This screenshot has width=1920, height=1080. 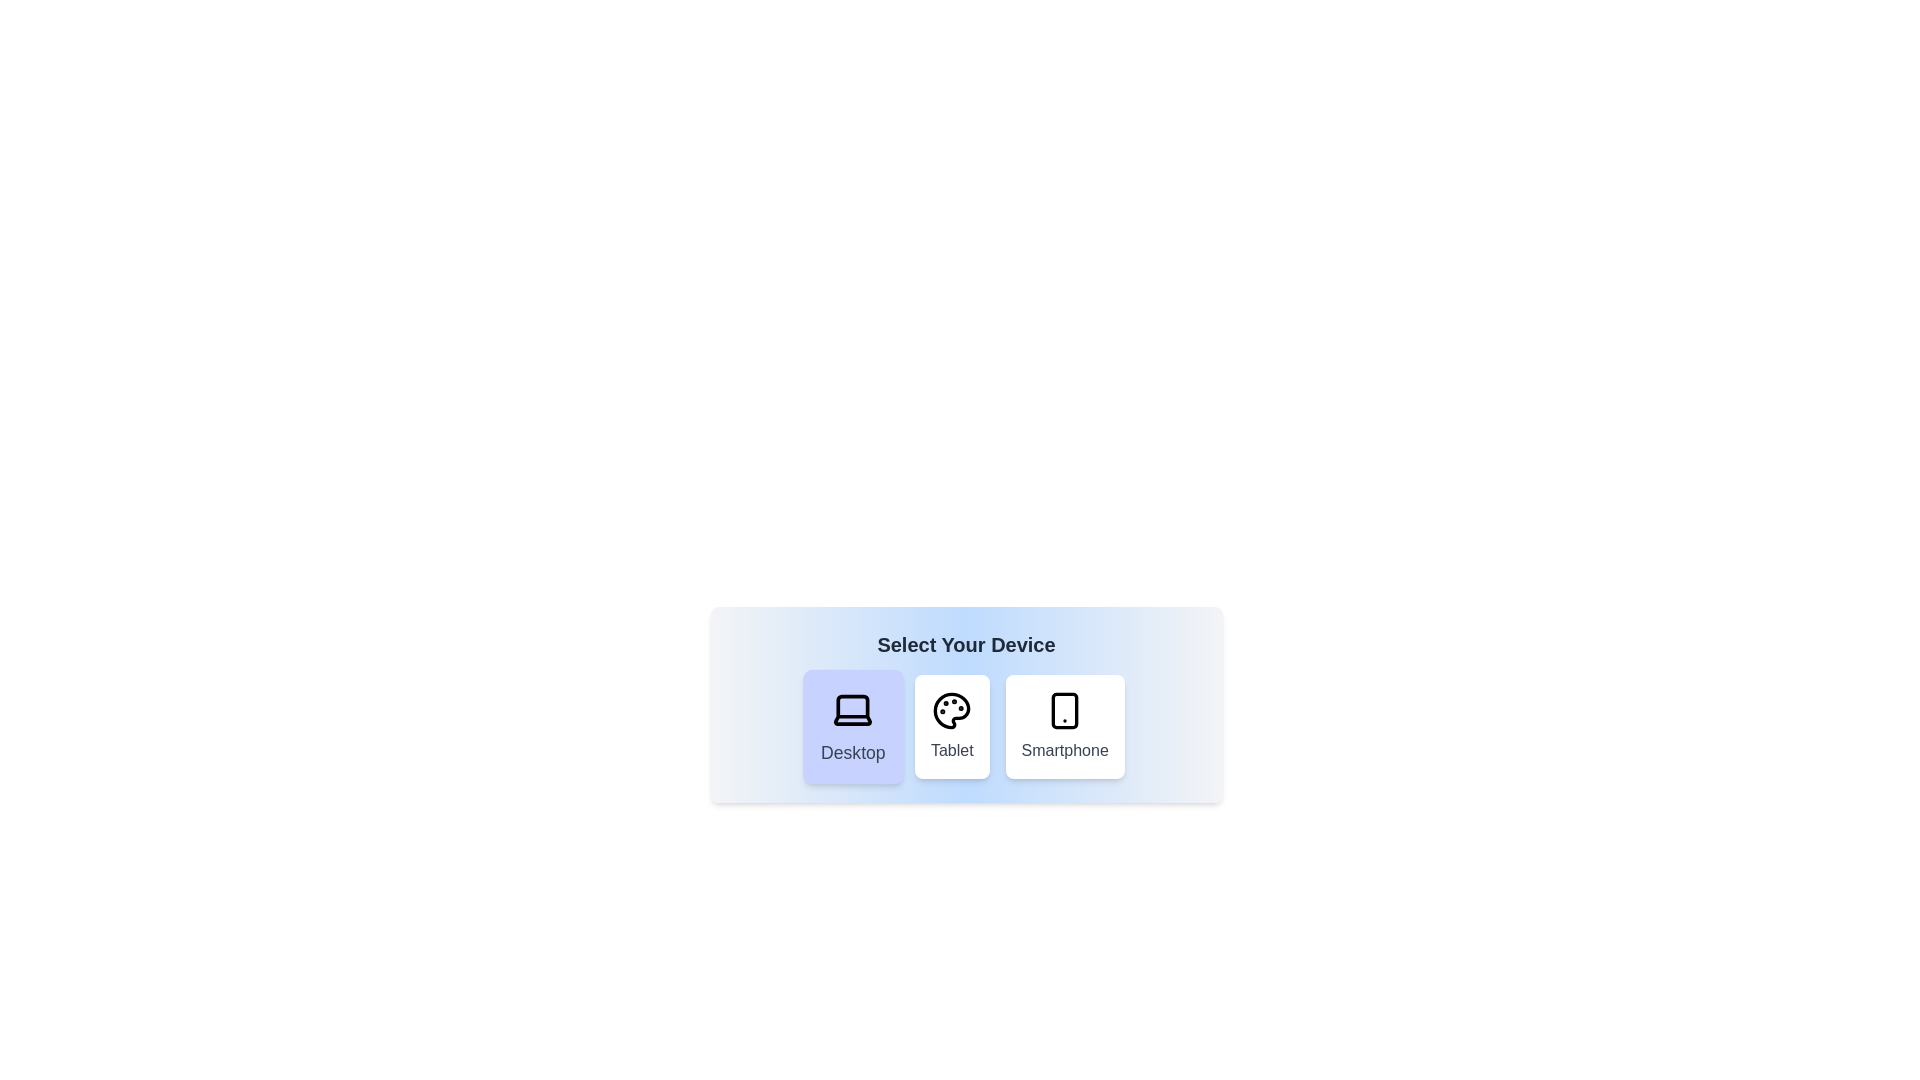 What do you see at coordinates (966, 644) in the screenshot?
I see `the text label that reads 'Select Your Device', which is styled in bold and large dark gray font, located at the top-center of the device selection card` at bounding box center [966, 644].